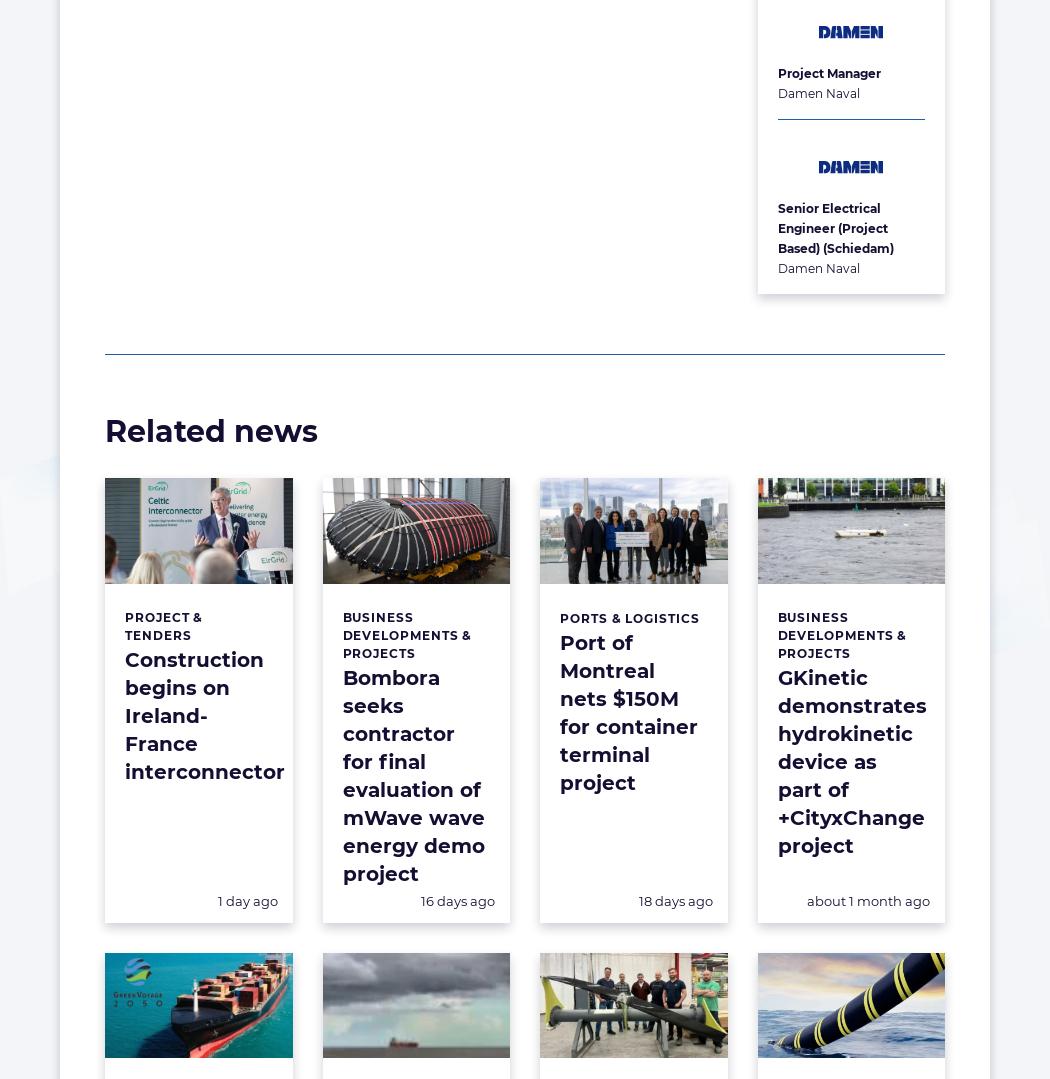 This screenshot has width=1050, height=1079. I want to click on 'Project & Tenders', so click(164, 624).